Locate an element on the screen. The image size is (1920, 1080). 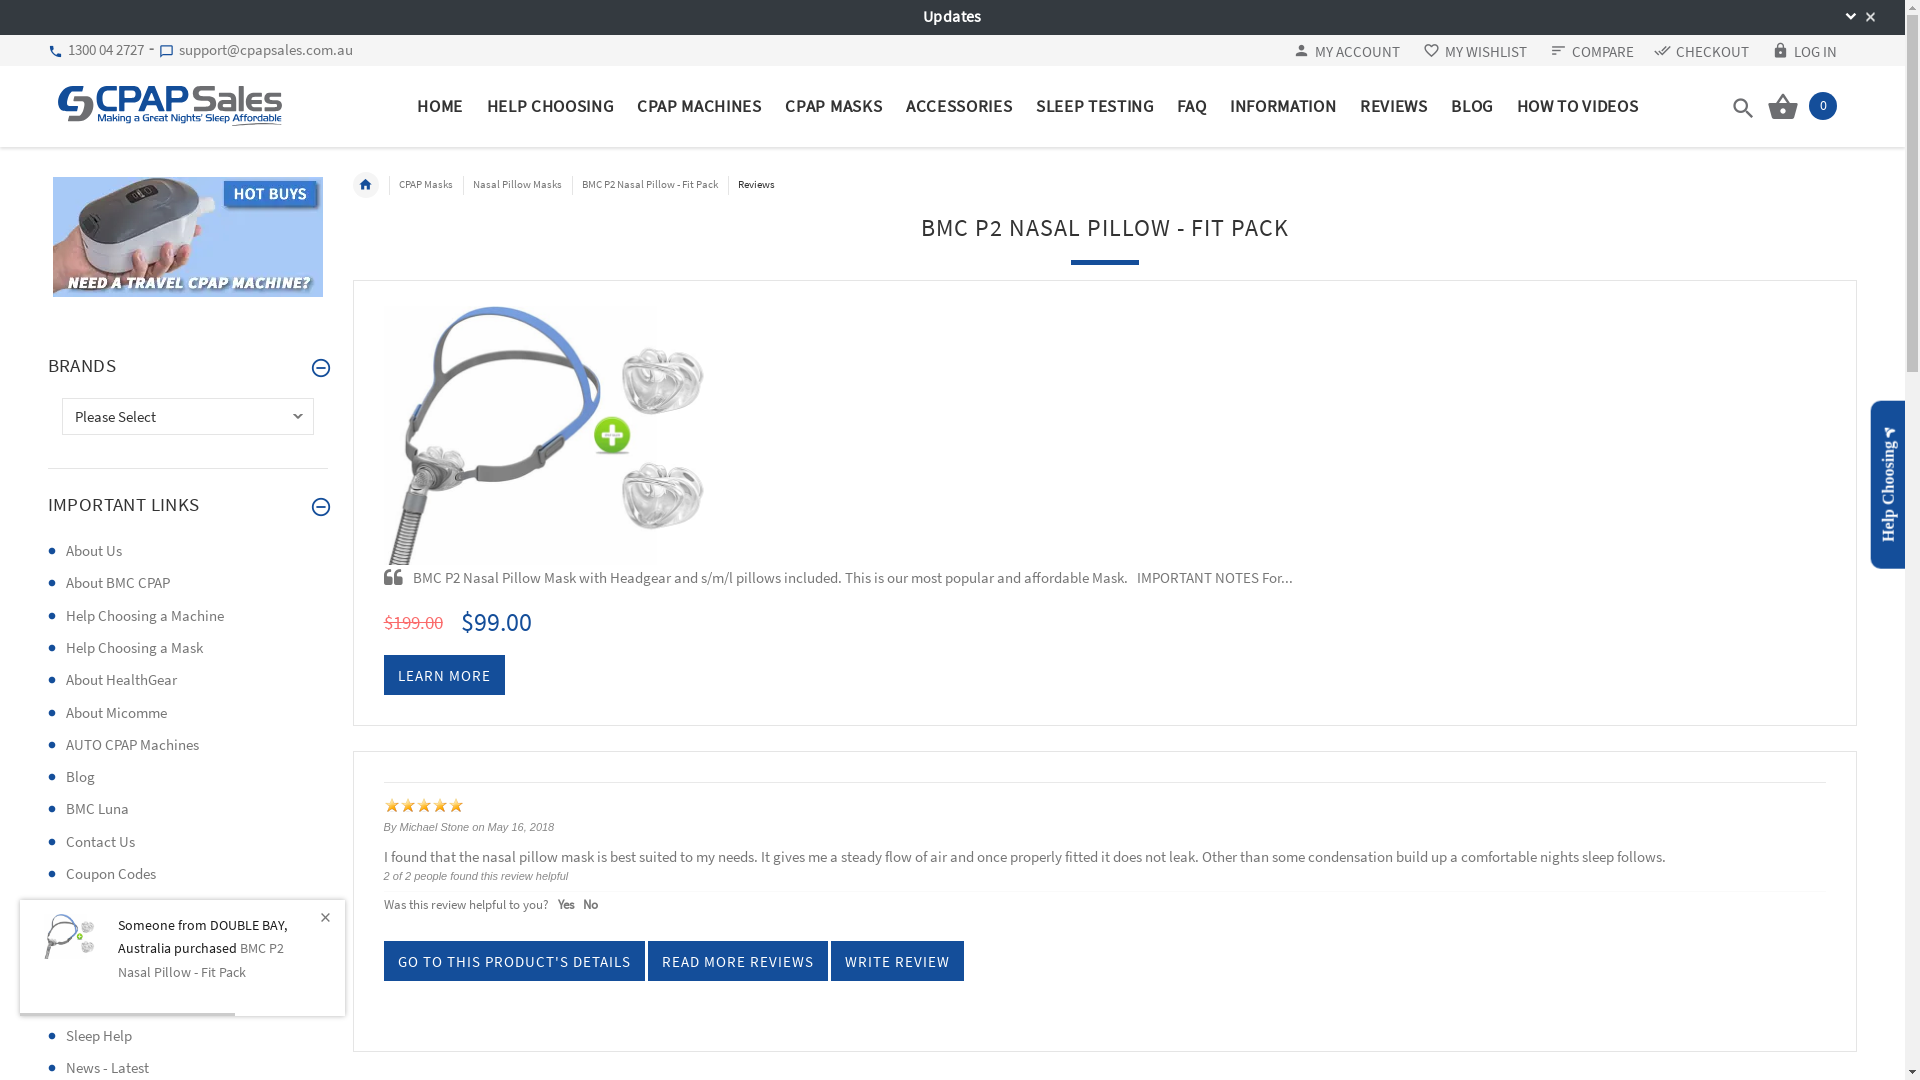
'Yes' is located at coordinates (565, 904).